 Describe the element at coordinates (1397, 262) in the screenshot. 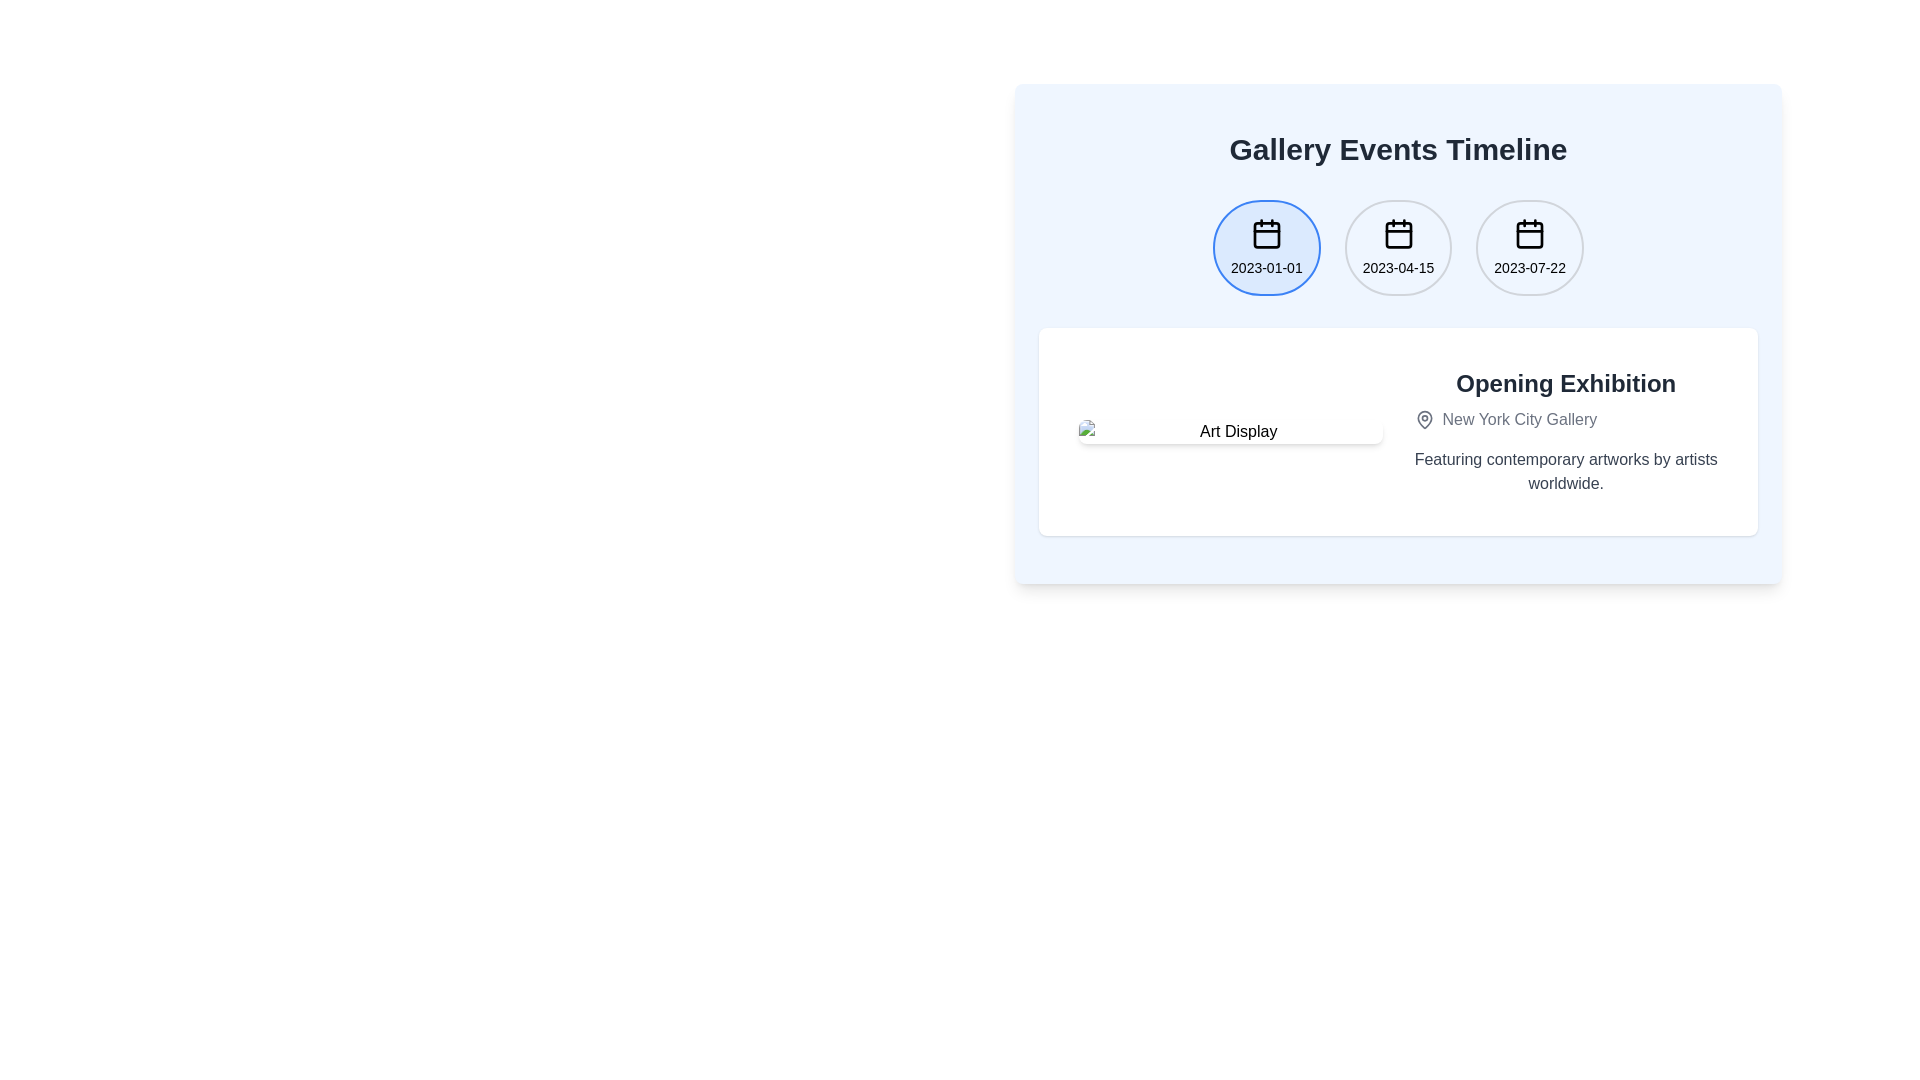

I see `the circular button labeled '2023-04-15' with a grey border and a white background` at that location.